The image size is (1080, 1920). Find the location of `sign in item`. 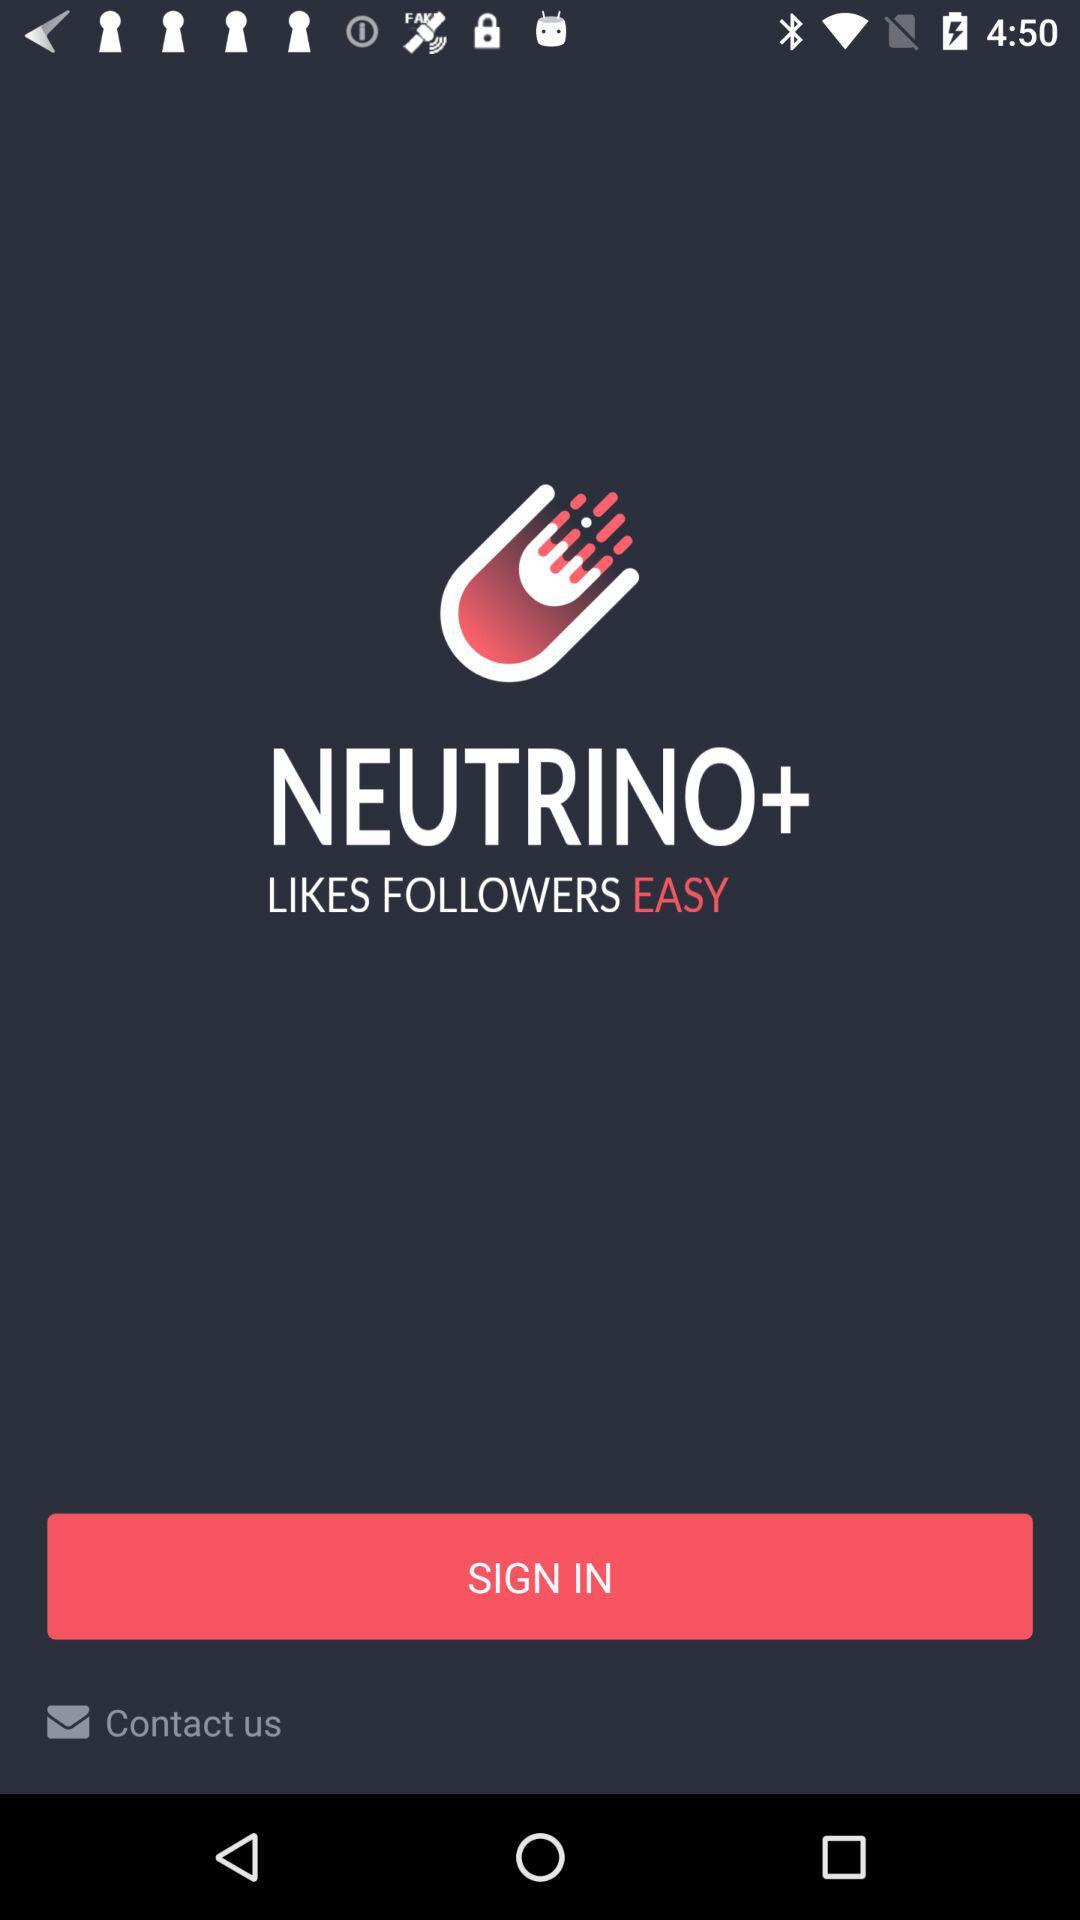

sign in item is located at coordinates (540, 1575).